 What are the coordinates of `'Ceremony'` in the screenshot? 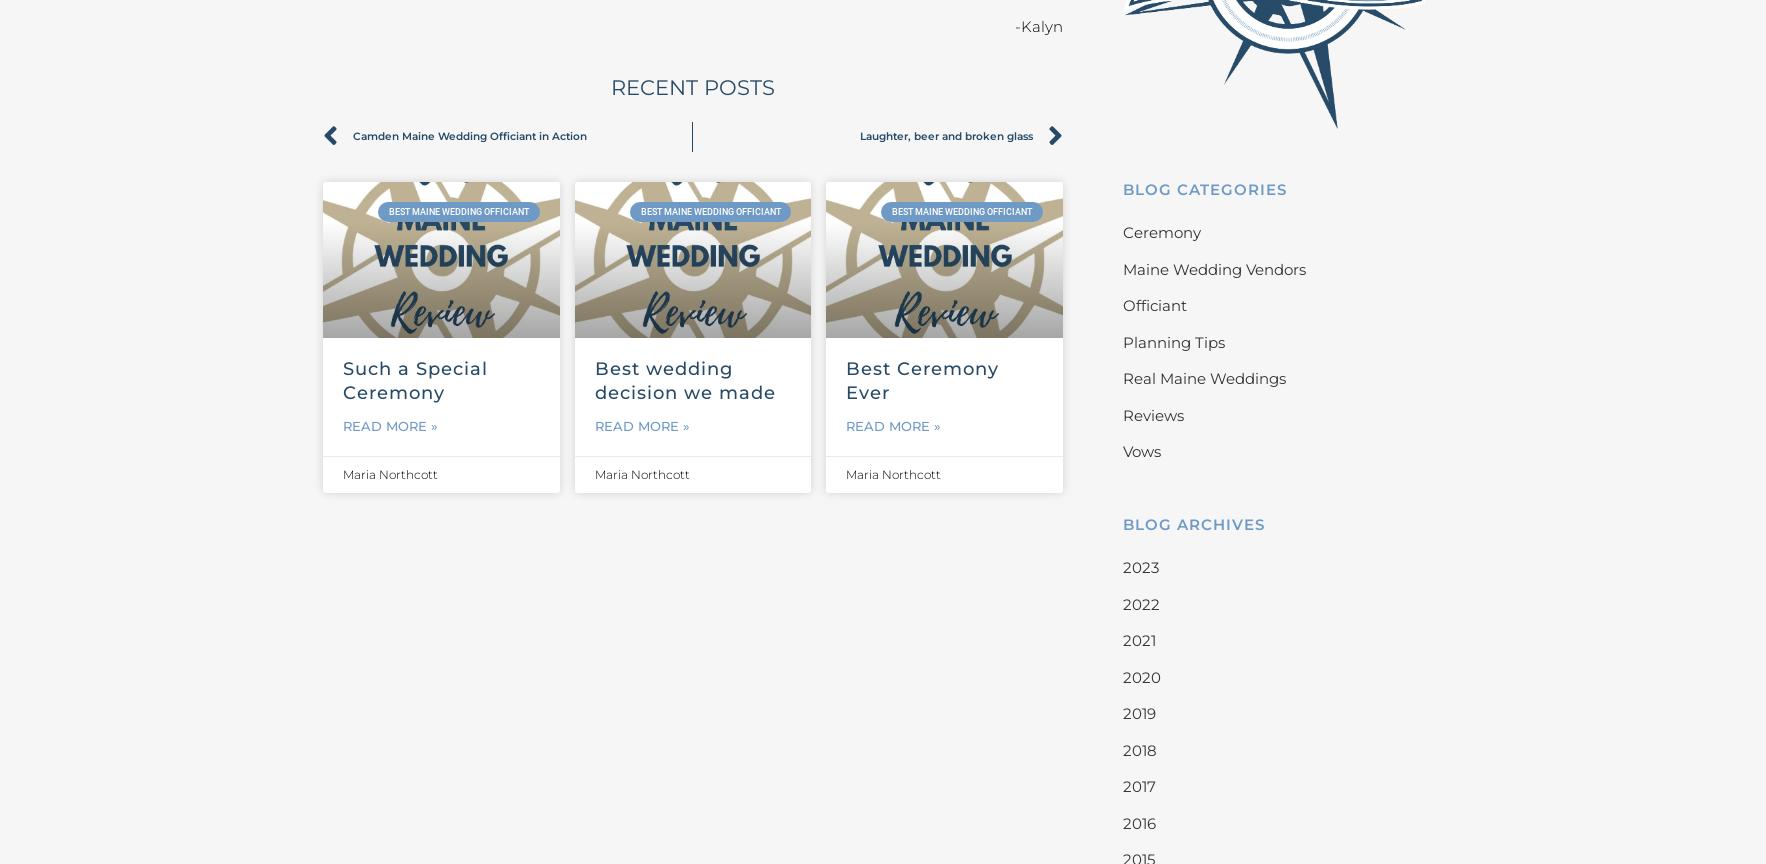 It's located at (1159, 232).